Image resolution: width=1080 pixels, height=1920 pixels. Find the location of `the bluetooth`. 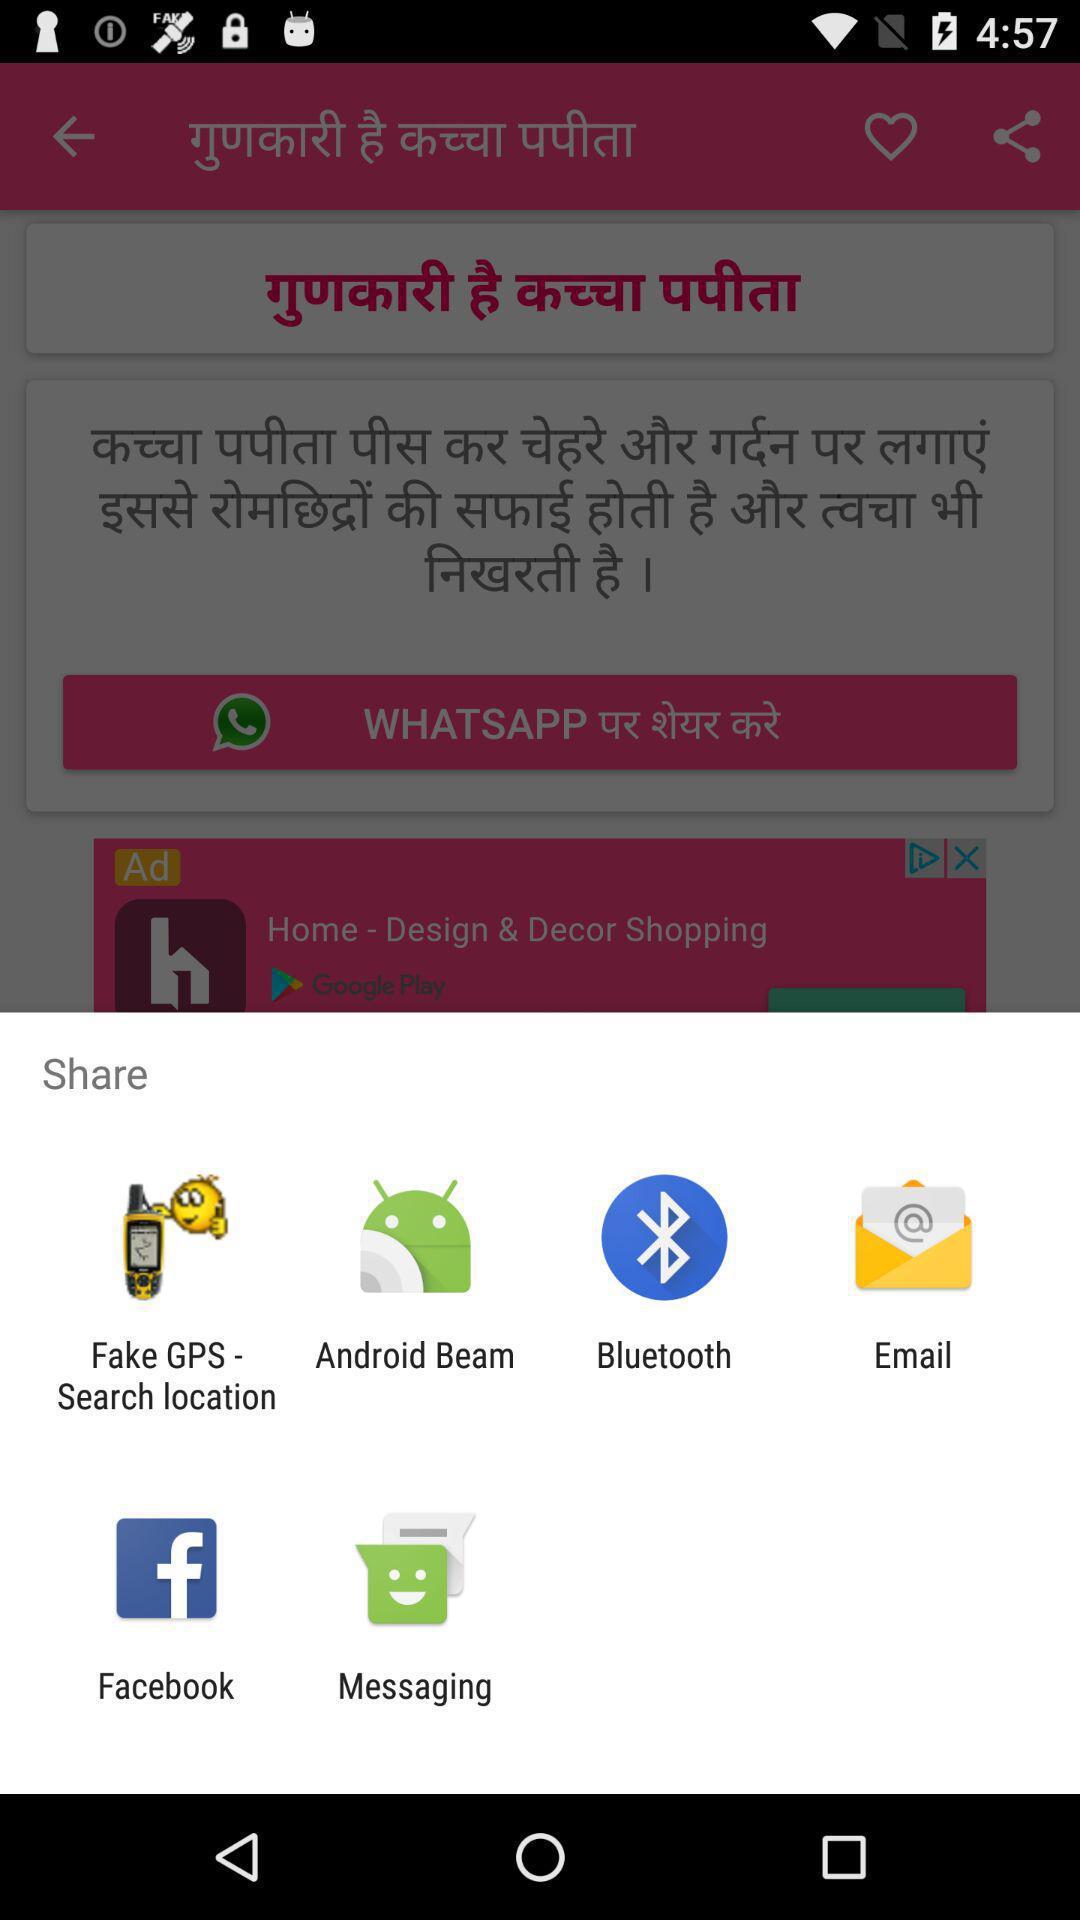

the bluetooth is located at coordinates (664, 1374).